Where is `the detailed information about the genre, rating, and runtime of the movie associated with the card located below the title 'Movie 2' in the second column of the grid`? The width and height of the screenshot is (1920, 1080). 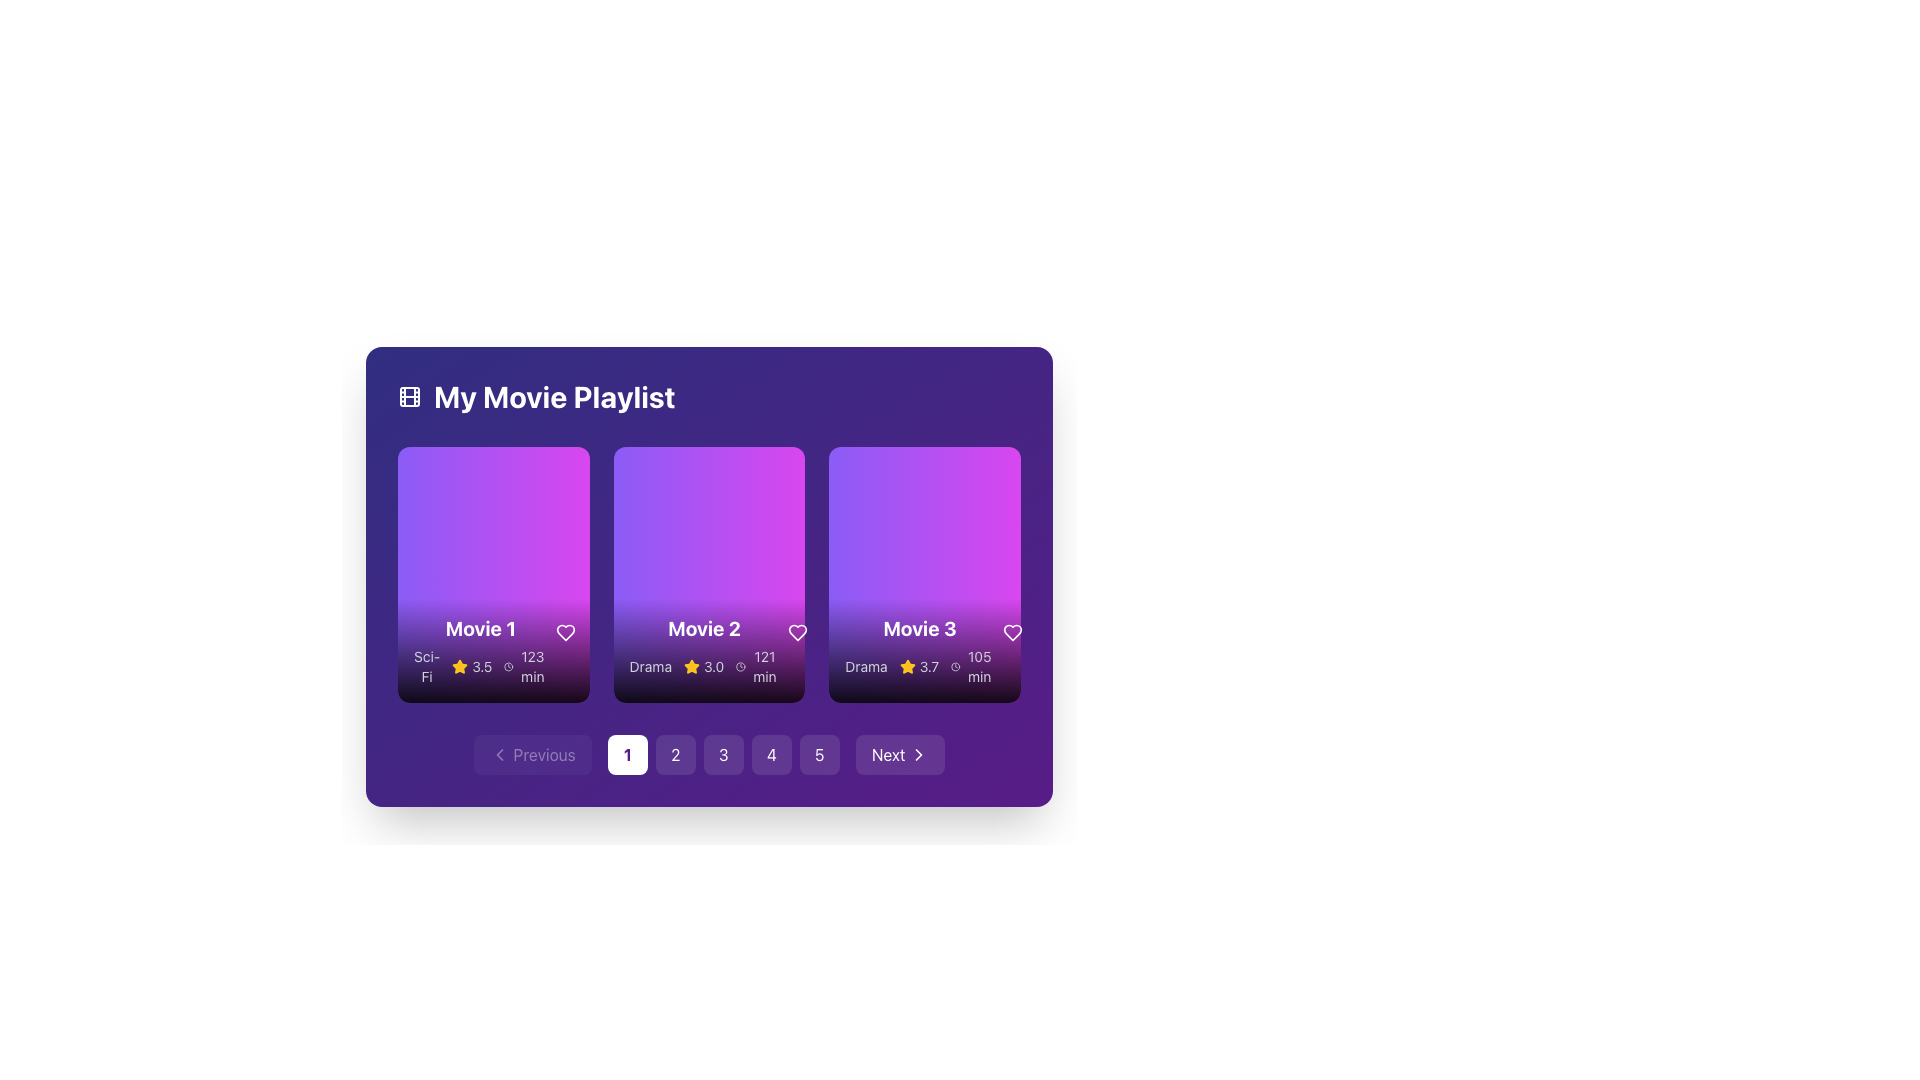
the detailed information about the genre, rating, and runtime of the movie associated with the card located below the title 'Movie 2' in the second column of the grid is located at coordinates (704, 667).